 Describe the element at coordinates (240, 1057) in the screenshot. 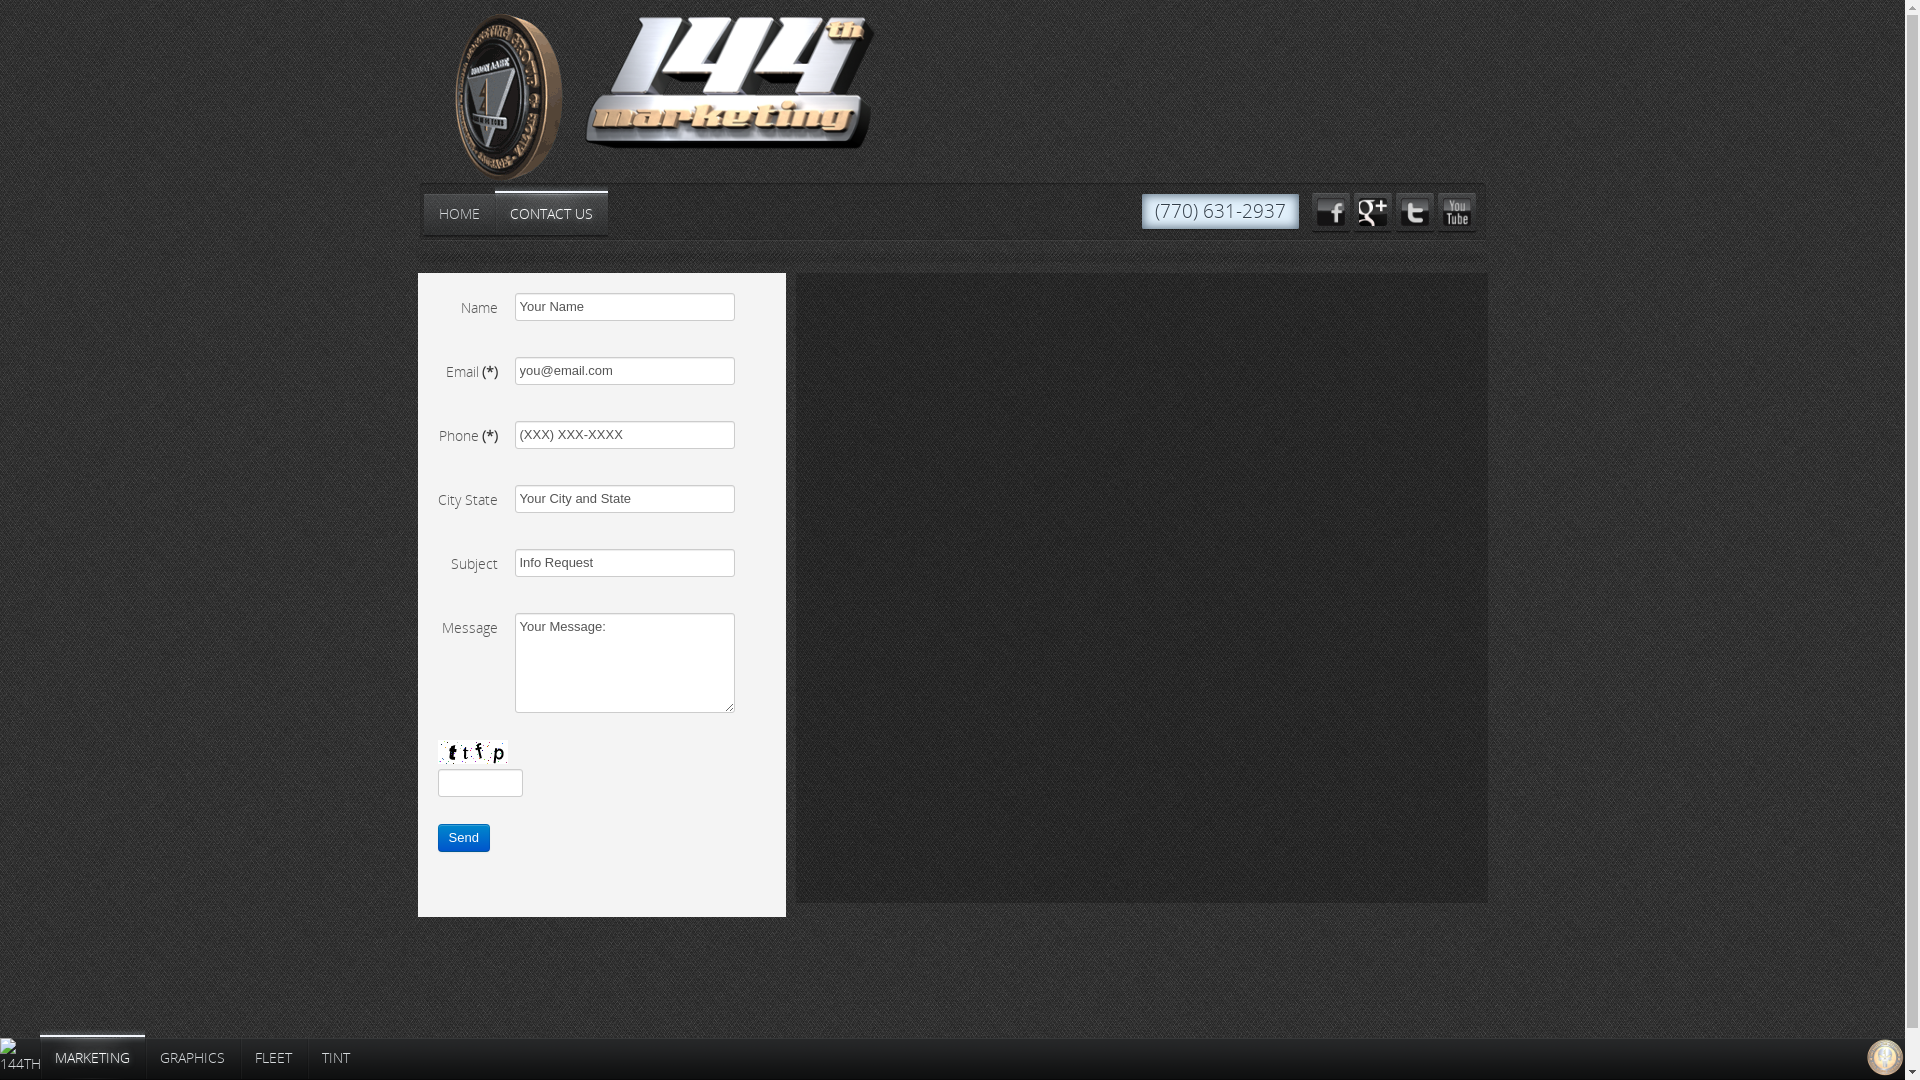

I see `'FLEET'` at that location.